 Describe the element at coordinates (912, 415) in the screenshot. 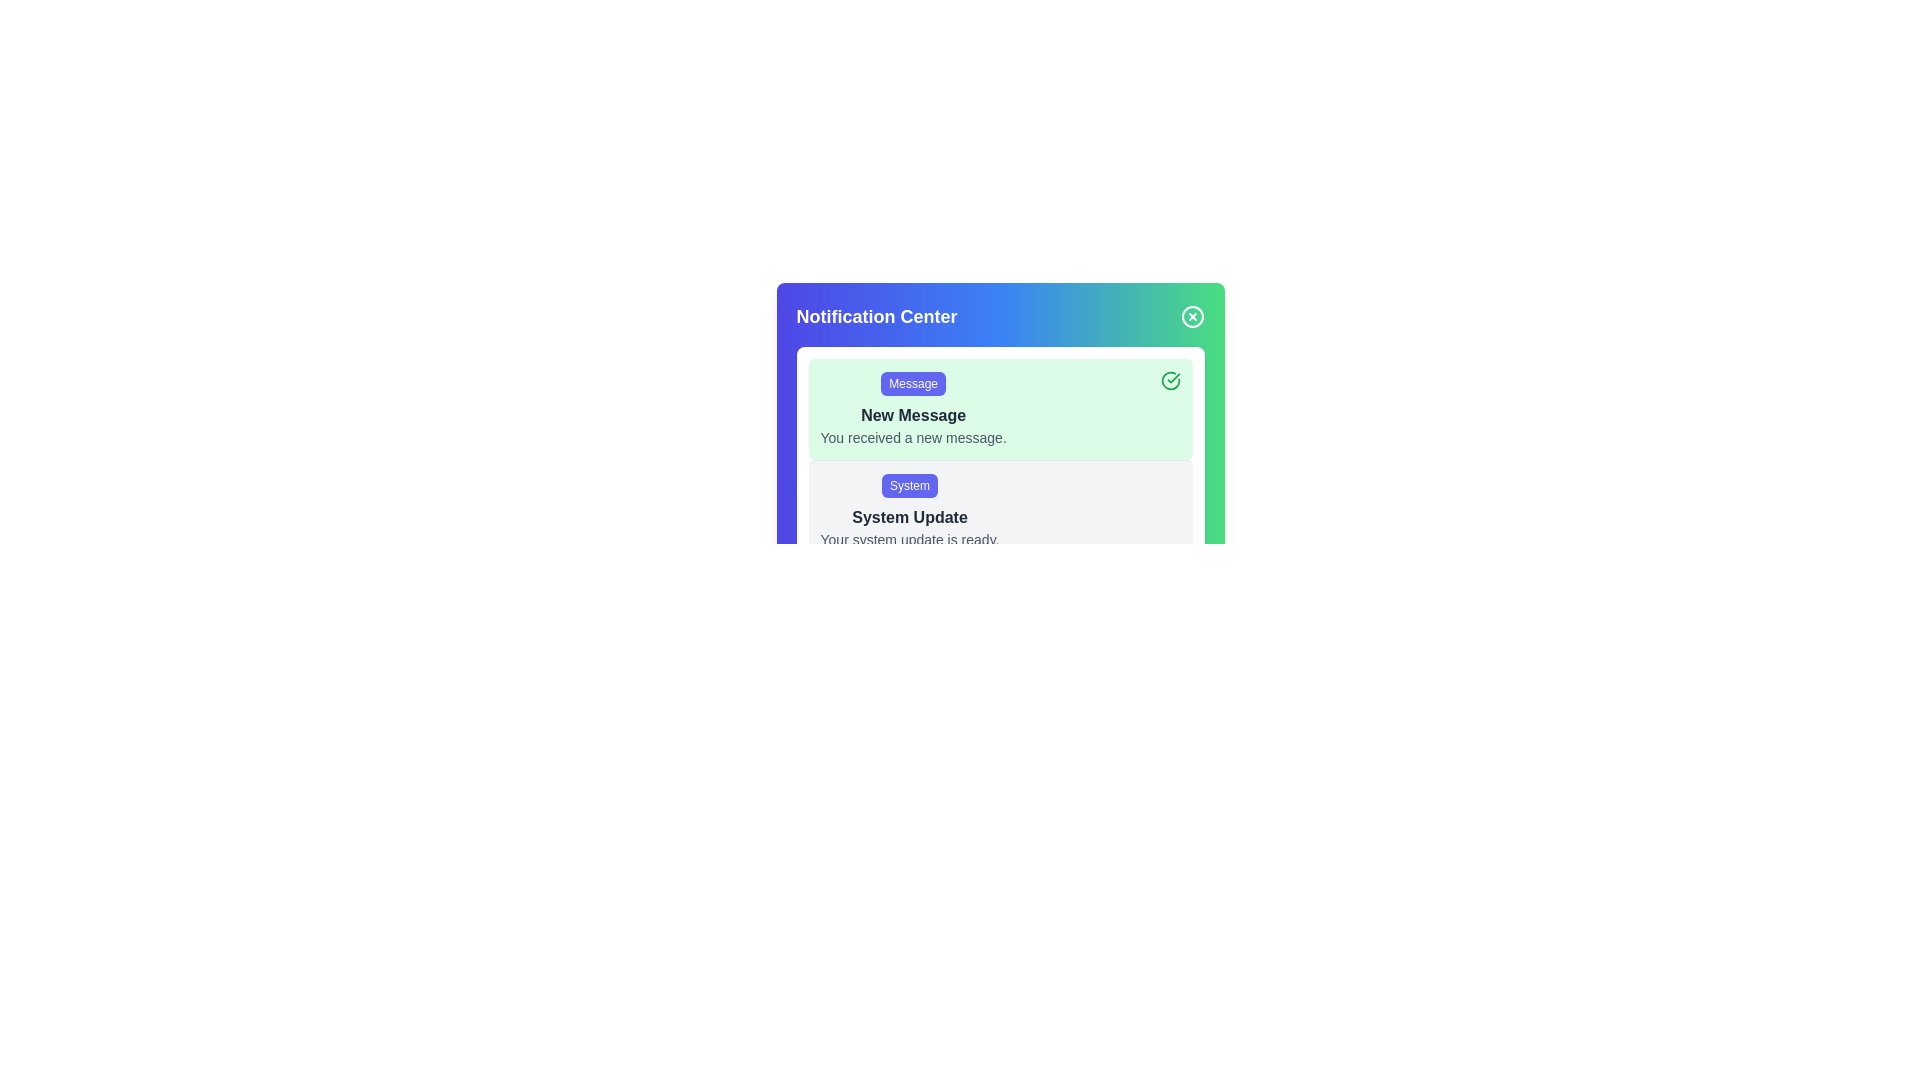

I see `Text Label that serves as a title for the notification message, located below the 'Message' label and above the text 'You received a new message.'` at that location.